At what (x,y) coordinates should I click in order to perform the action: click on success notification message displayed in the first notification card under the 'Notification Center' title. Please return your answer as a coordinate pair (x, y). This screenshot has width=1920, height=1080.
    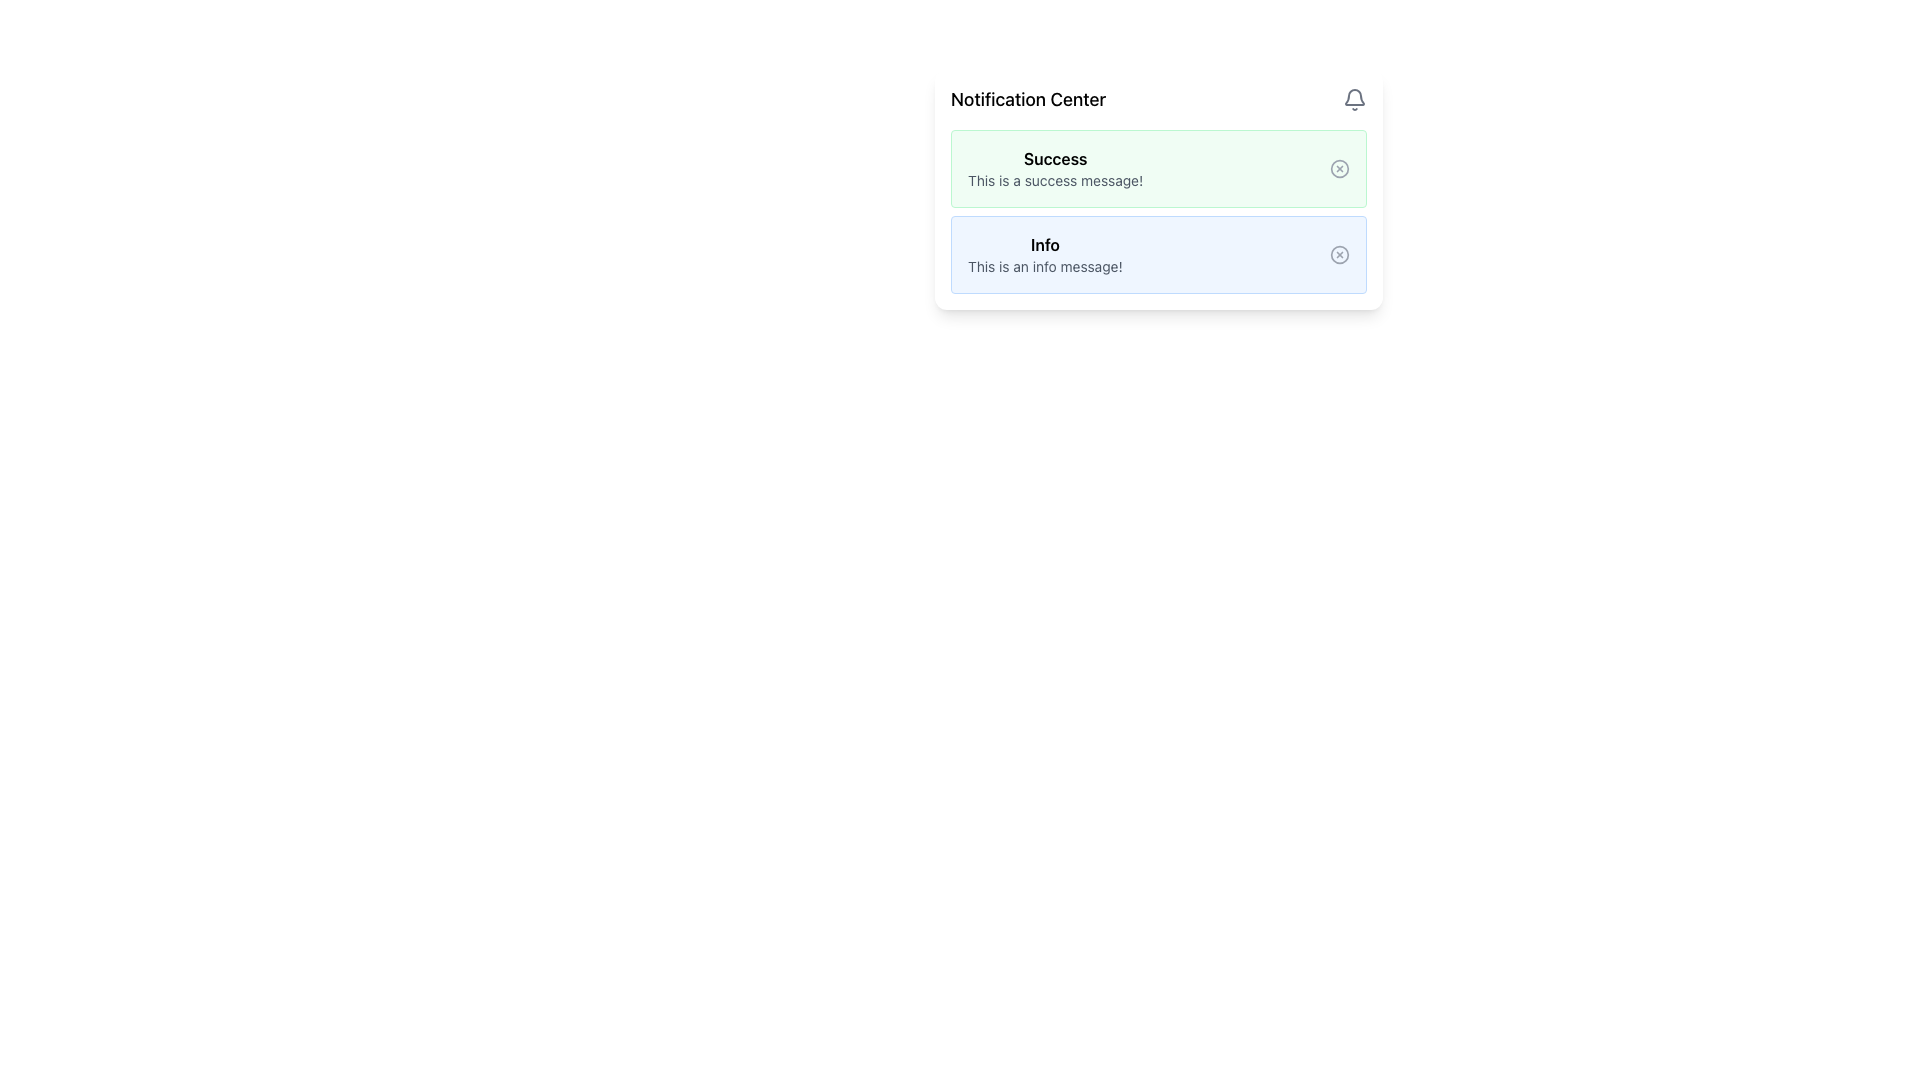
    Looking at the image, I should click on (1158, 189).